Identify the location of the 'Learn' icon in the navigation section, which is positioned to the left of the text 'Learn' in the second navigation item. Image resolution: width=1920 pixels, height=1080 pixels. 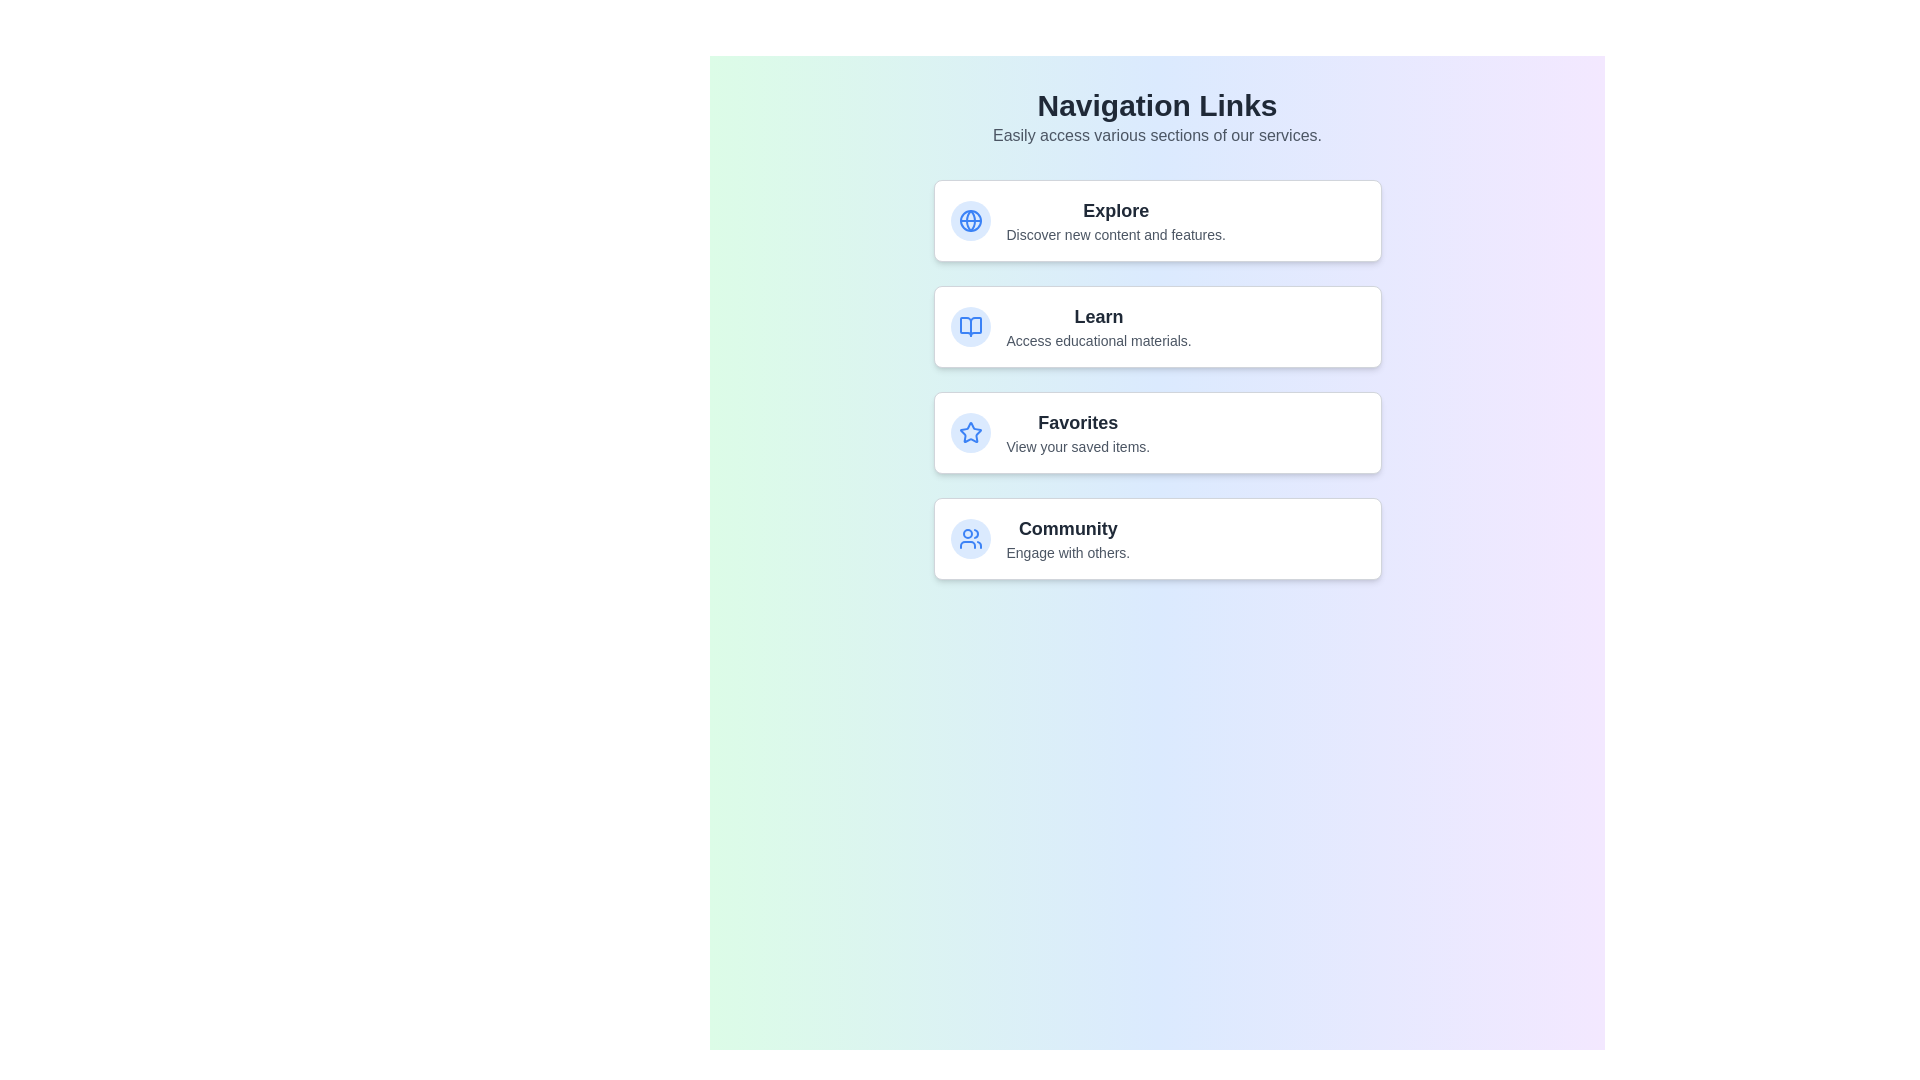
(970, 326).